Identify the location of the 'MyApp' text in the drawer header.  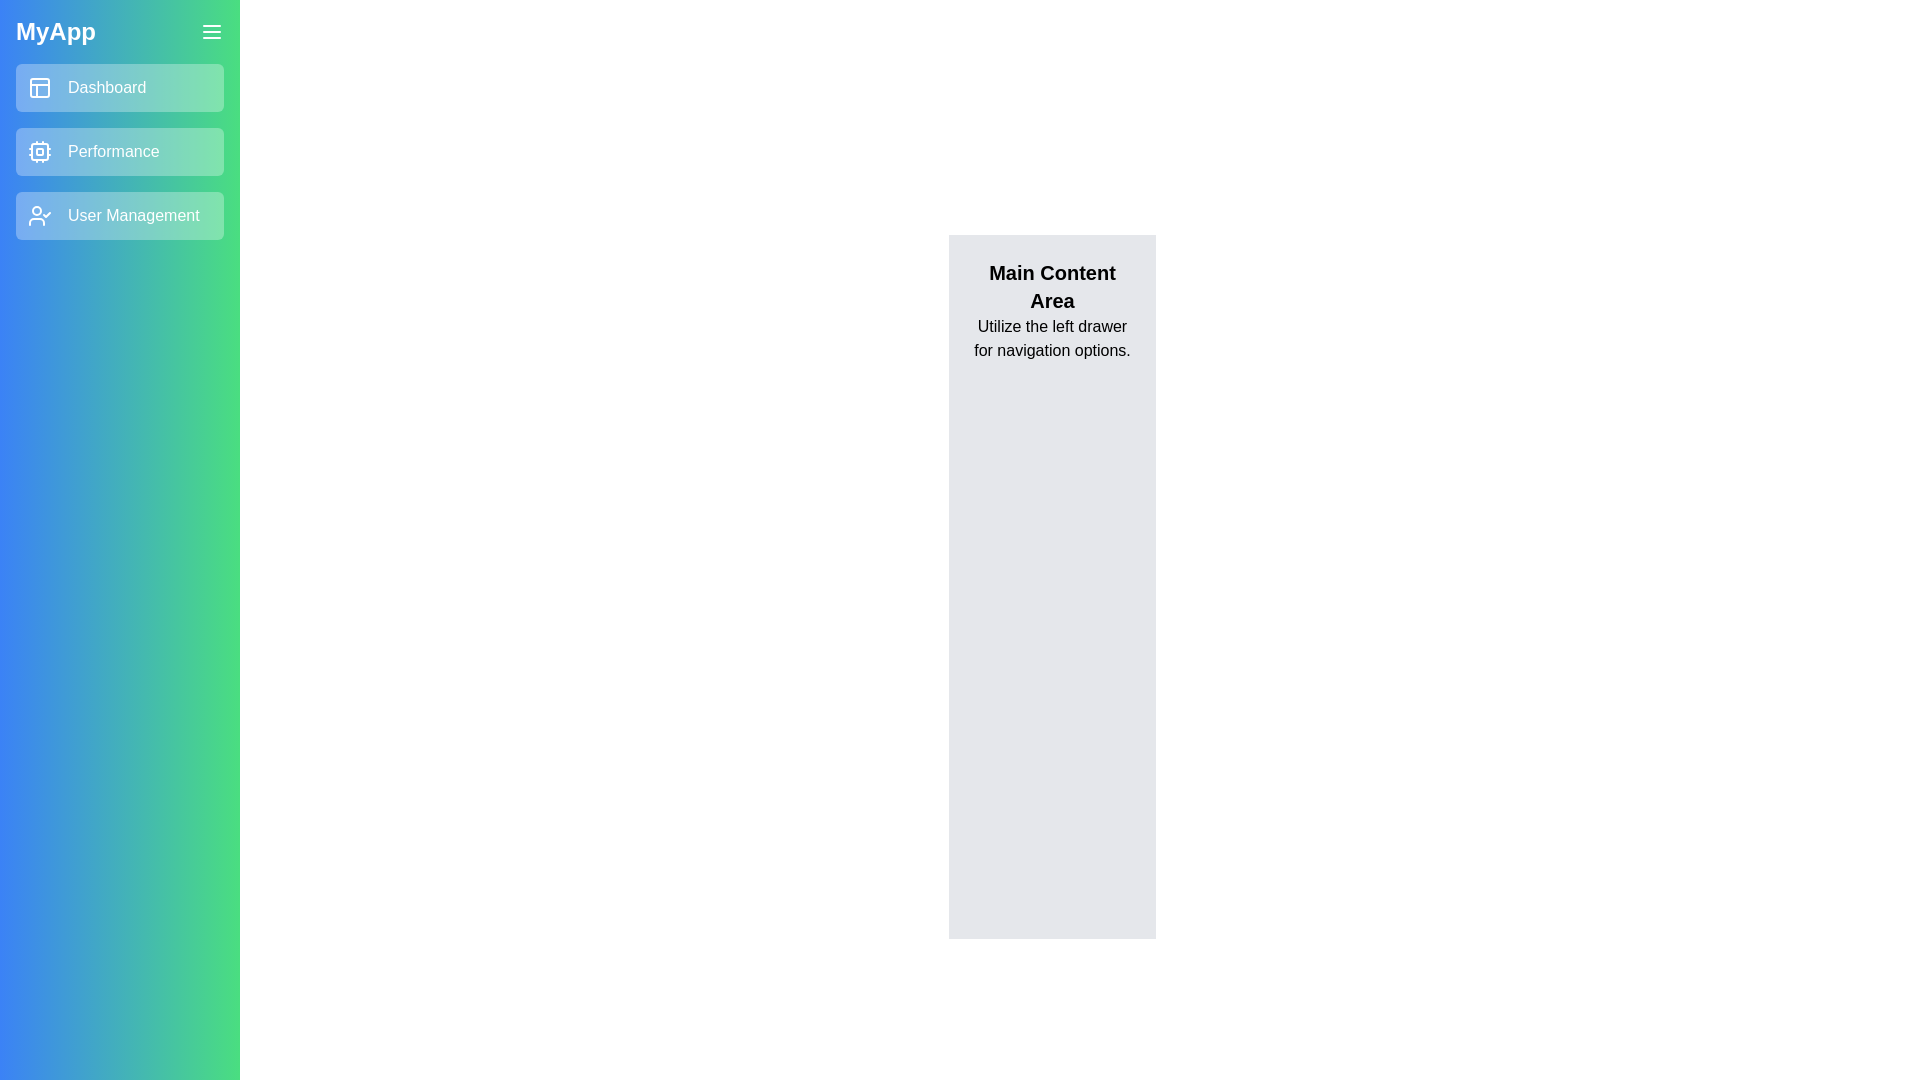
(56, 31).